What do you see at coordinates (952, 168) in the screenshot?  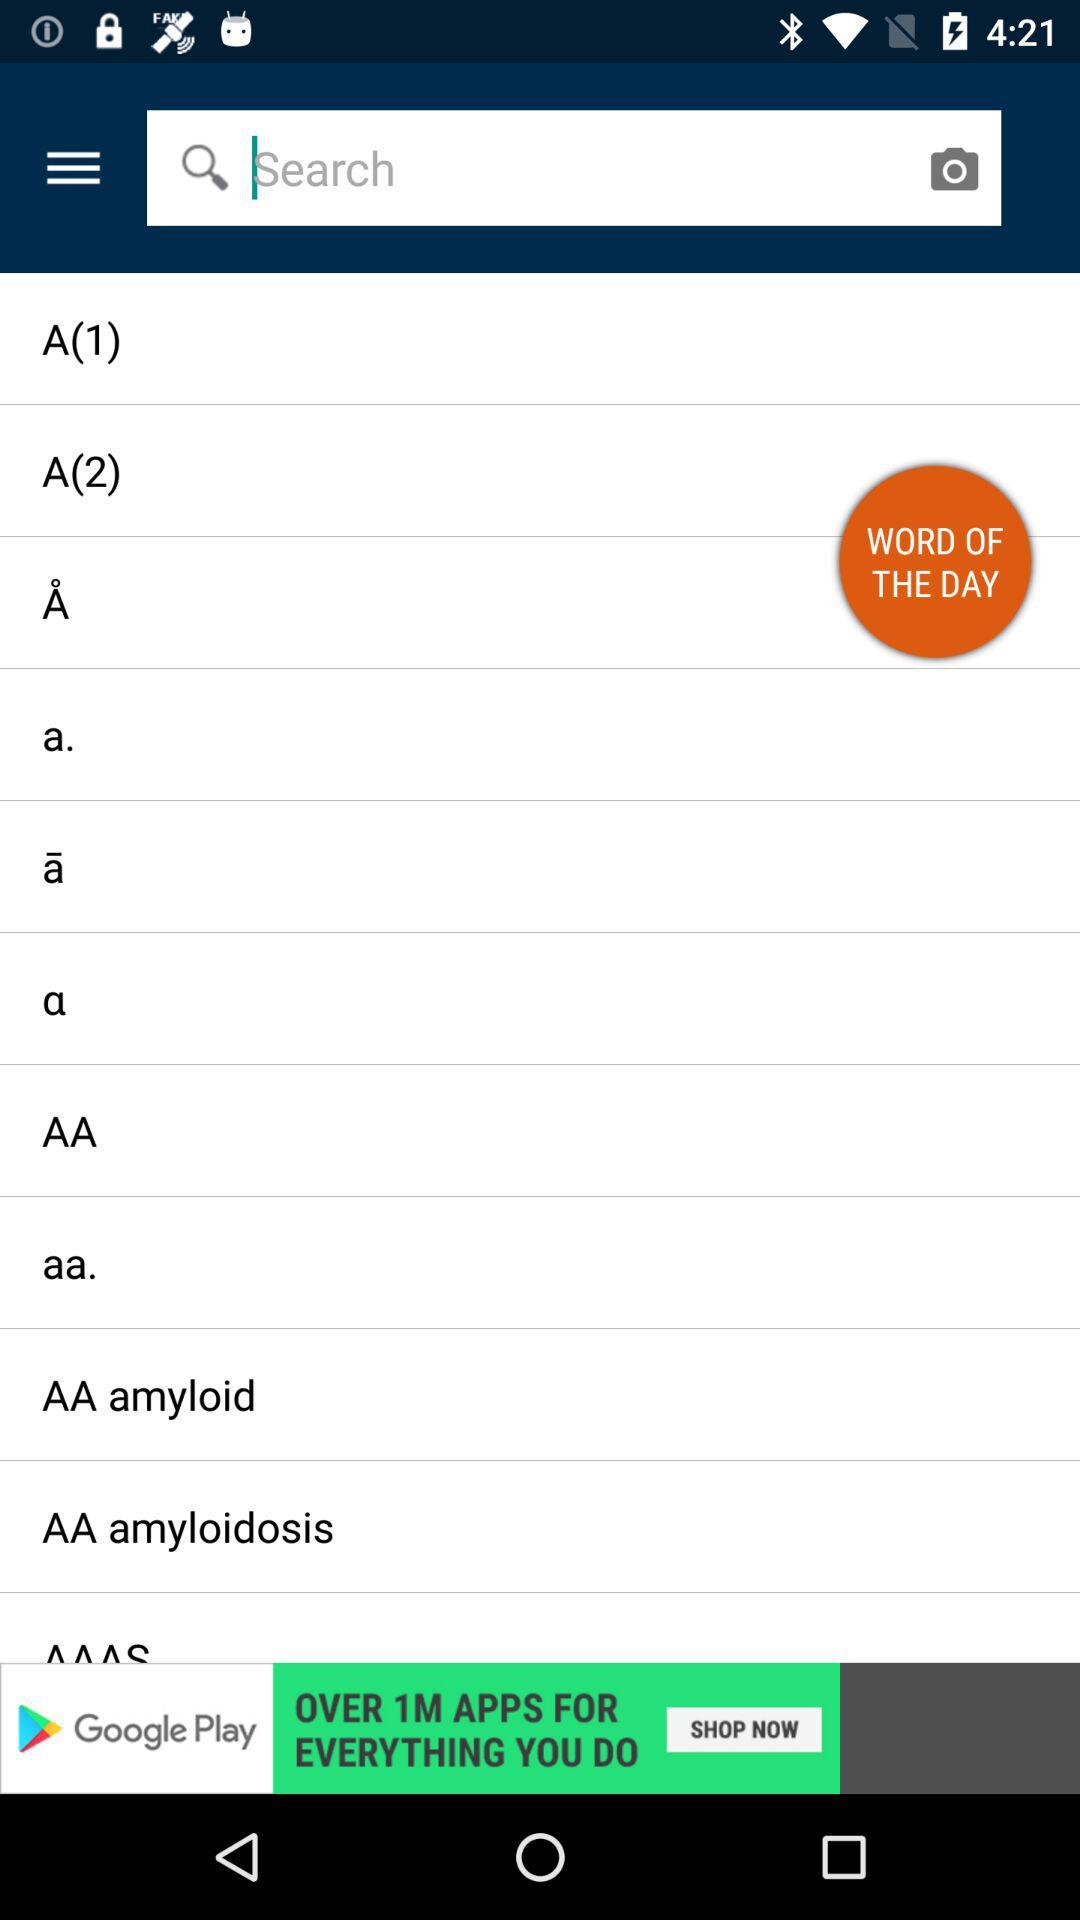 I see `search with camera` at bounding box center [952, 168].